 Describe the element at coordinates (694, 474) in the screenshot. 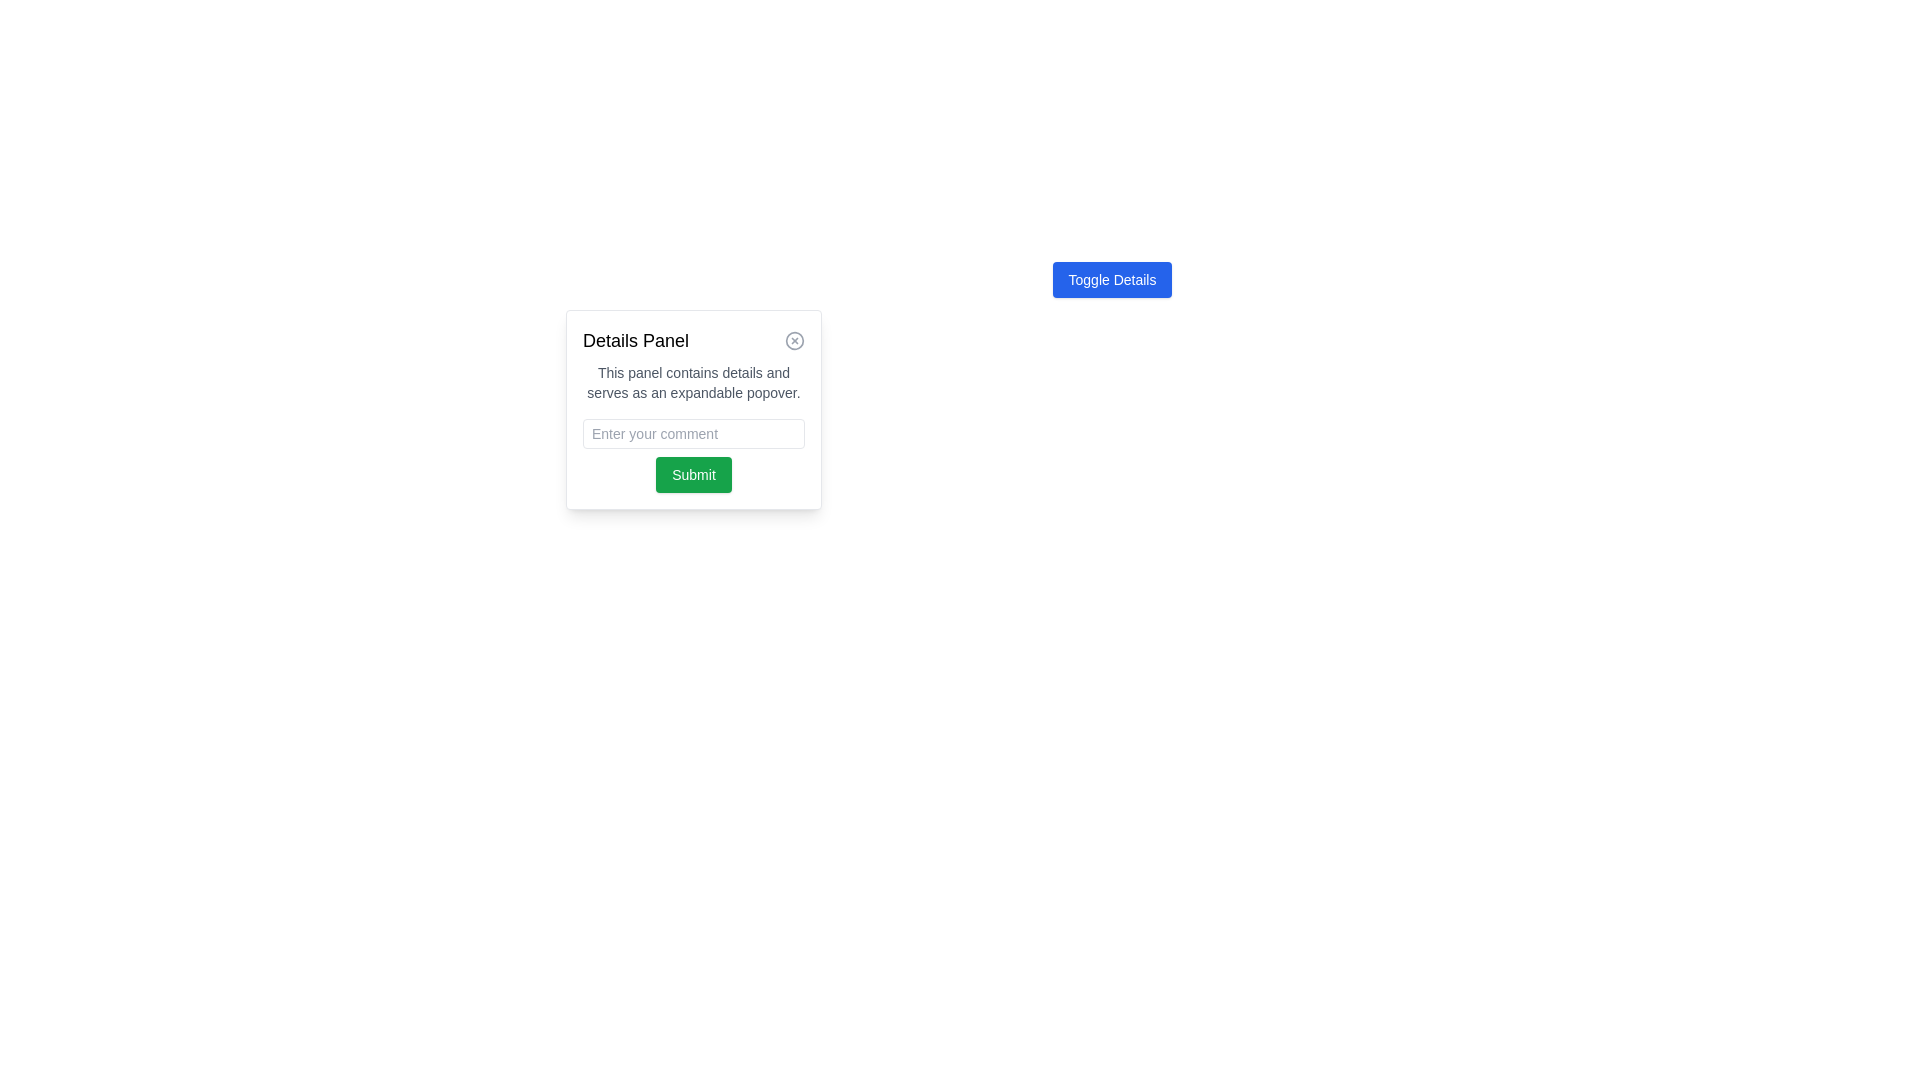

I see `the 'Submit' button, which is a rectangular button with a green background and white text, located at the bottom of the 'Details Panel'` at that location.